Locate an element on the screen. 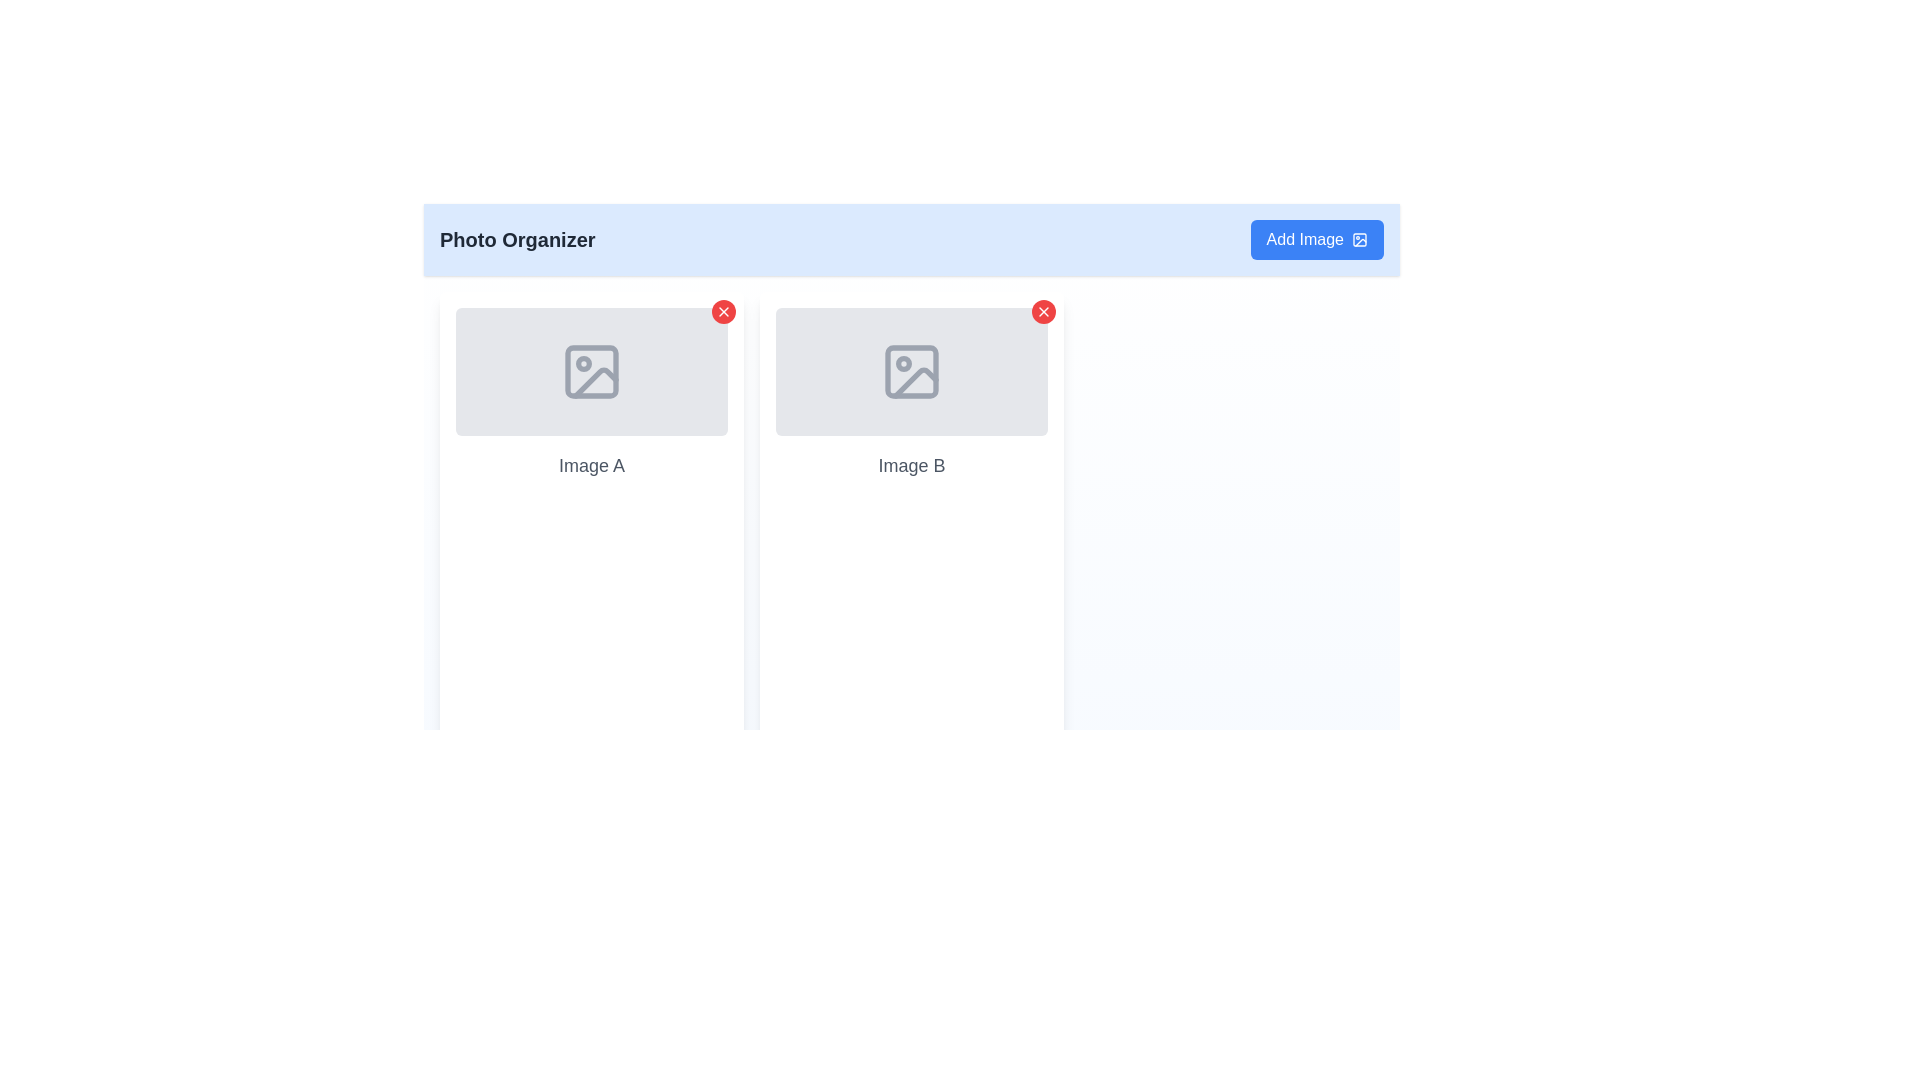 The height and width of the screenshot is (1080, 1920). the rounded rectangle graphical component that represents an image thumbnail within the 'Image B' panel is located at coordinates (911, 371).